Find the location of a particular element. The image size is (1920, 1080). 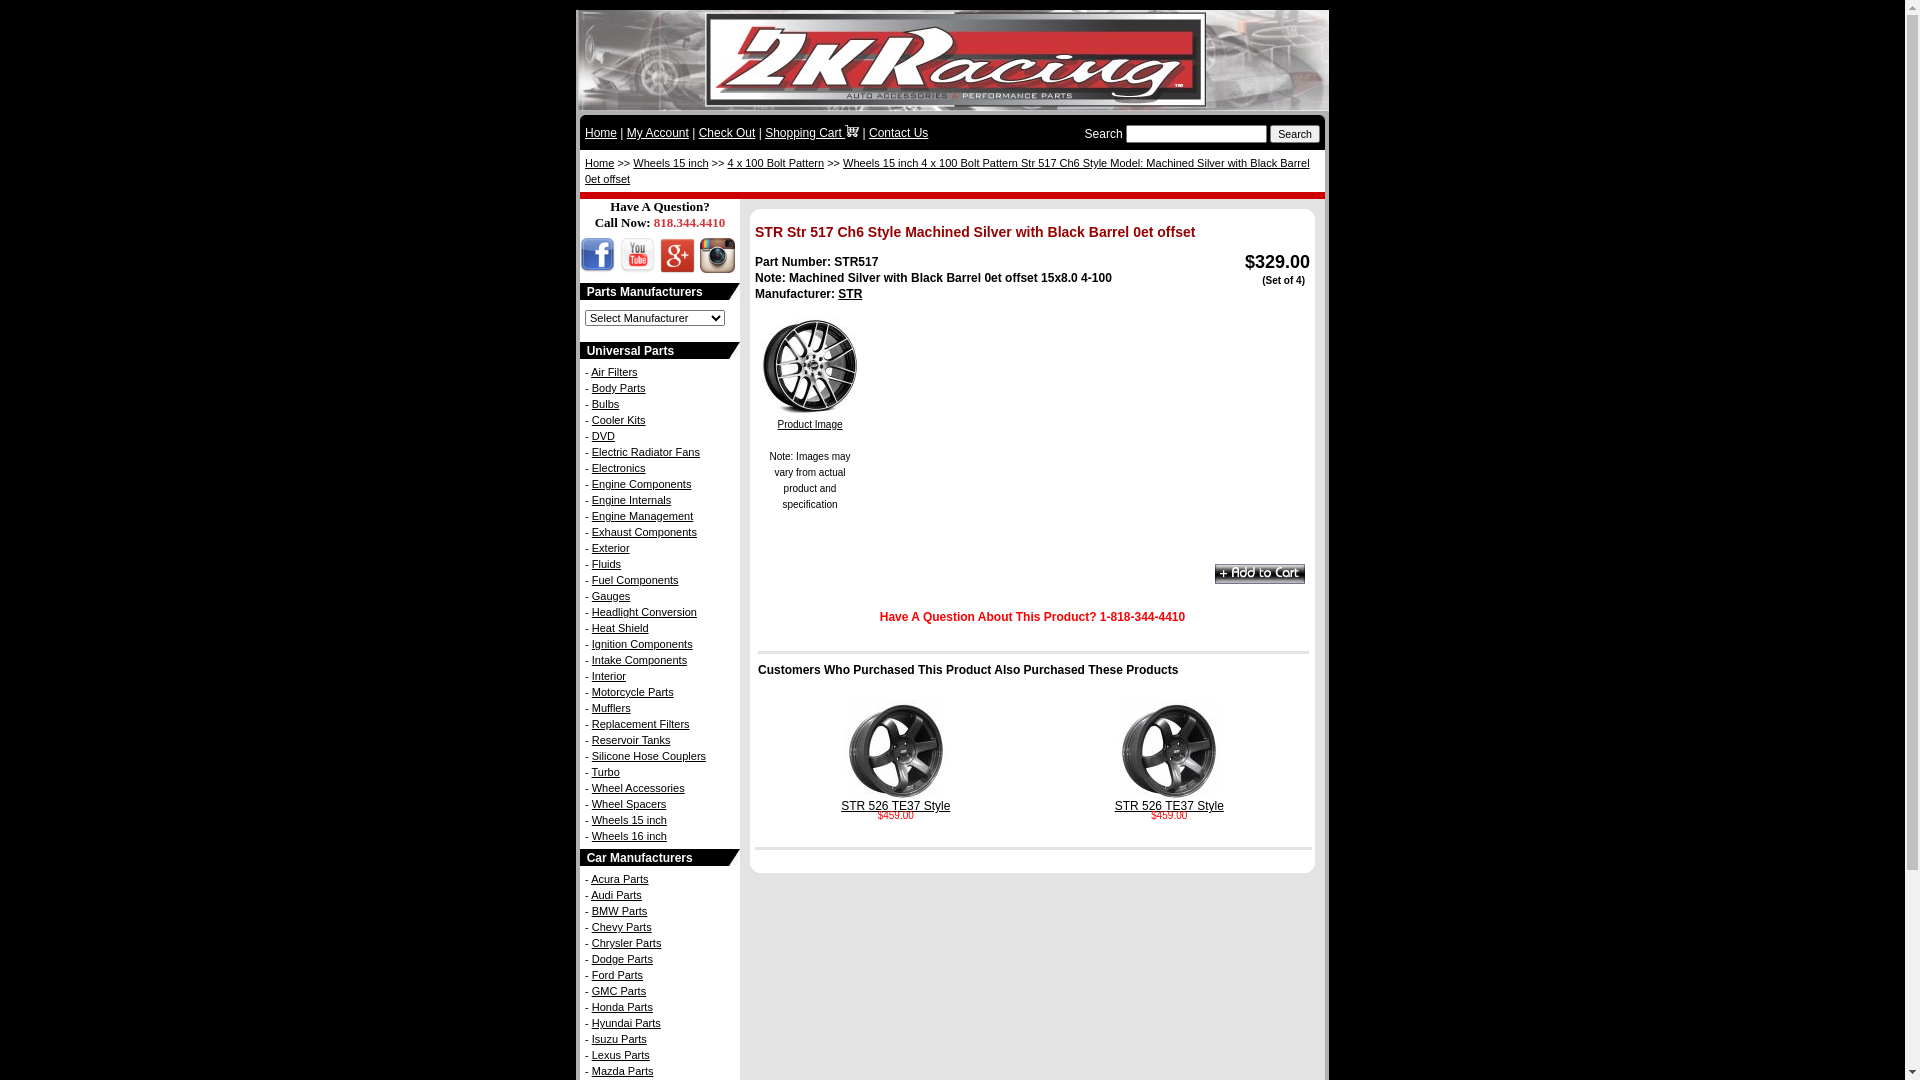

'Chrysler Parts' is located at coordinates (590, 942).